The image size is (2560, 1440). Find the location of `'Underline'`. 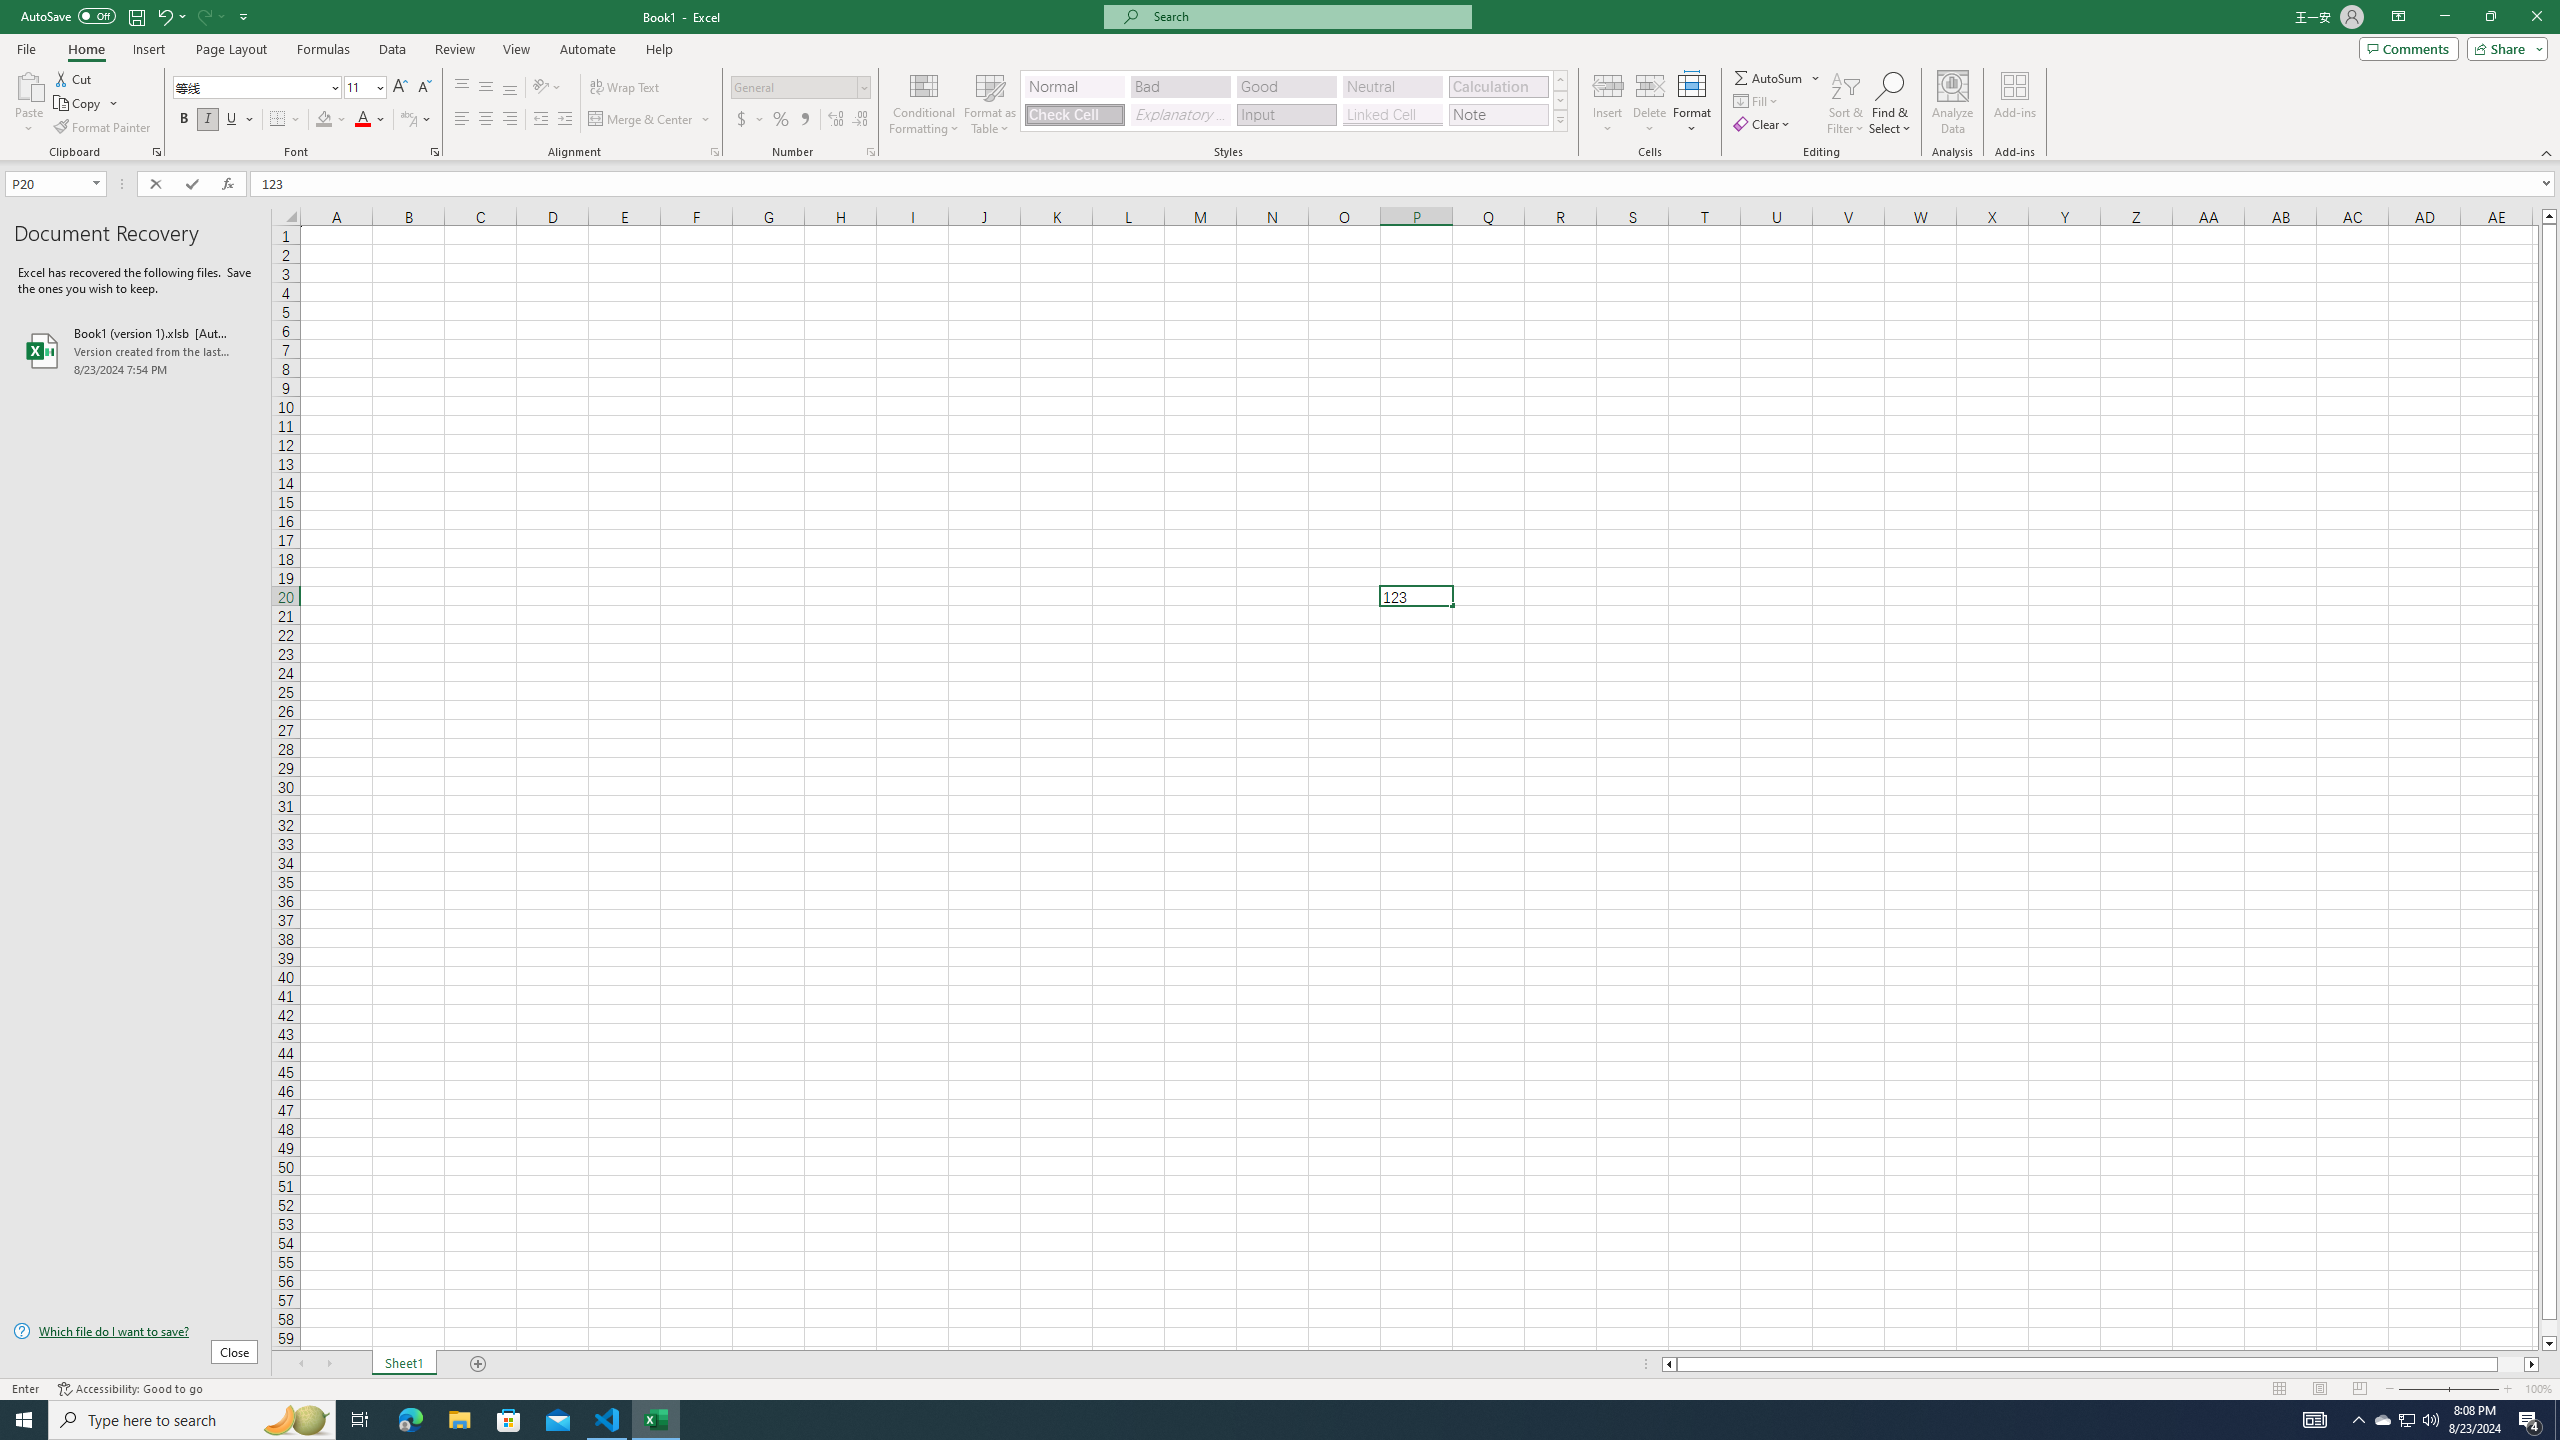

'Underline' is located at coordinates (231, 118).